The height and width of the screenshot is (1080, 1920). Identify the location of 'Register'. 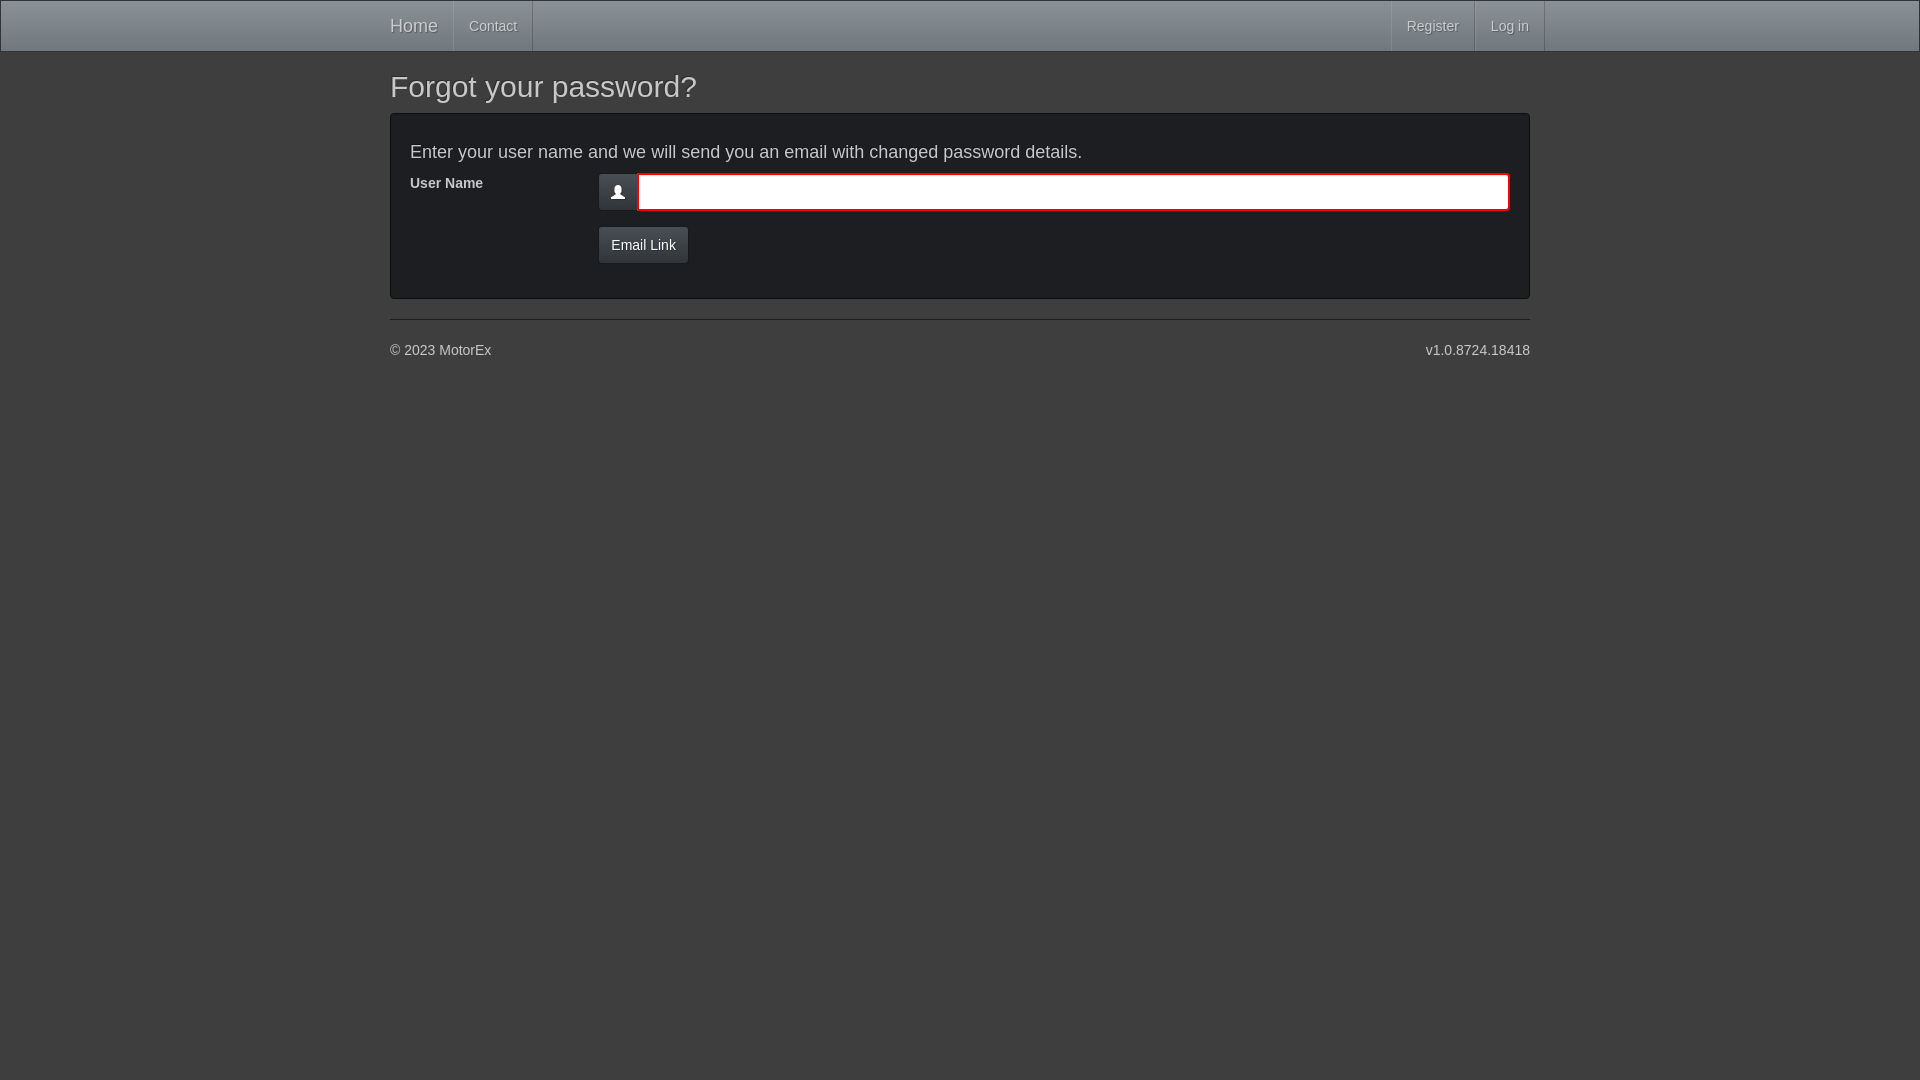
(1432, 26).